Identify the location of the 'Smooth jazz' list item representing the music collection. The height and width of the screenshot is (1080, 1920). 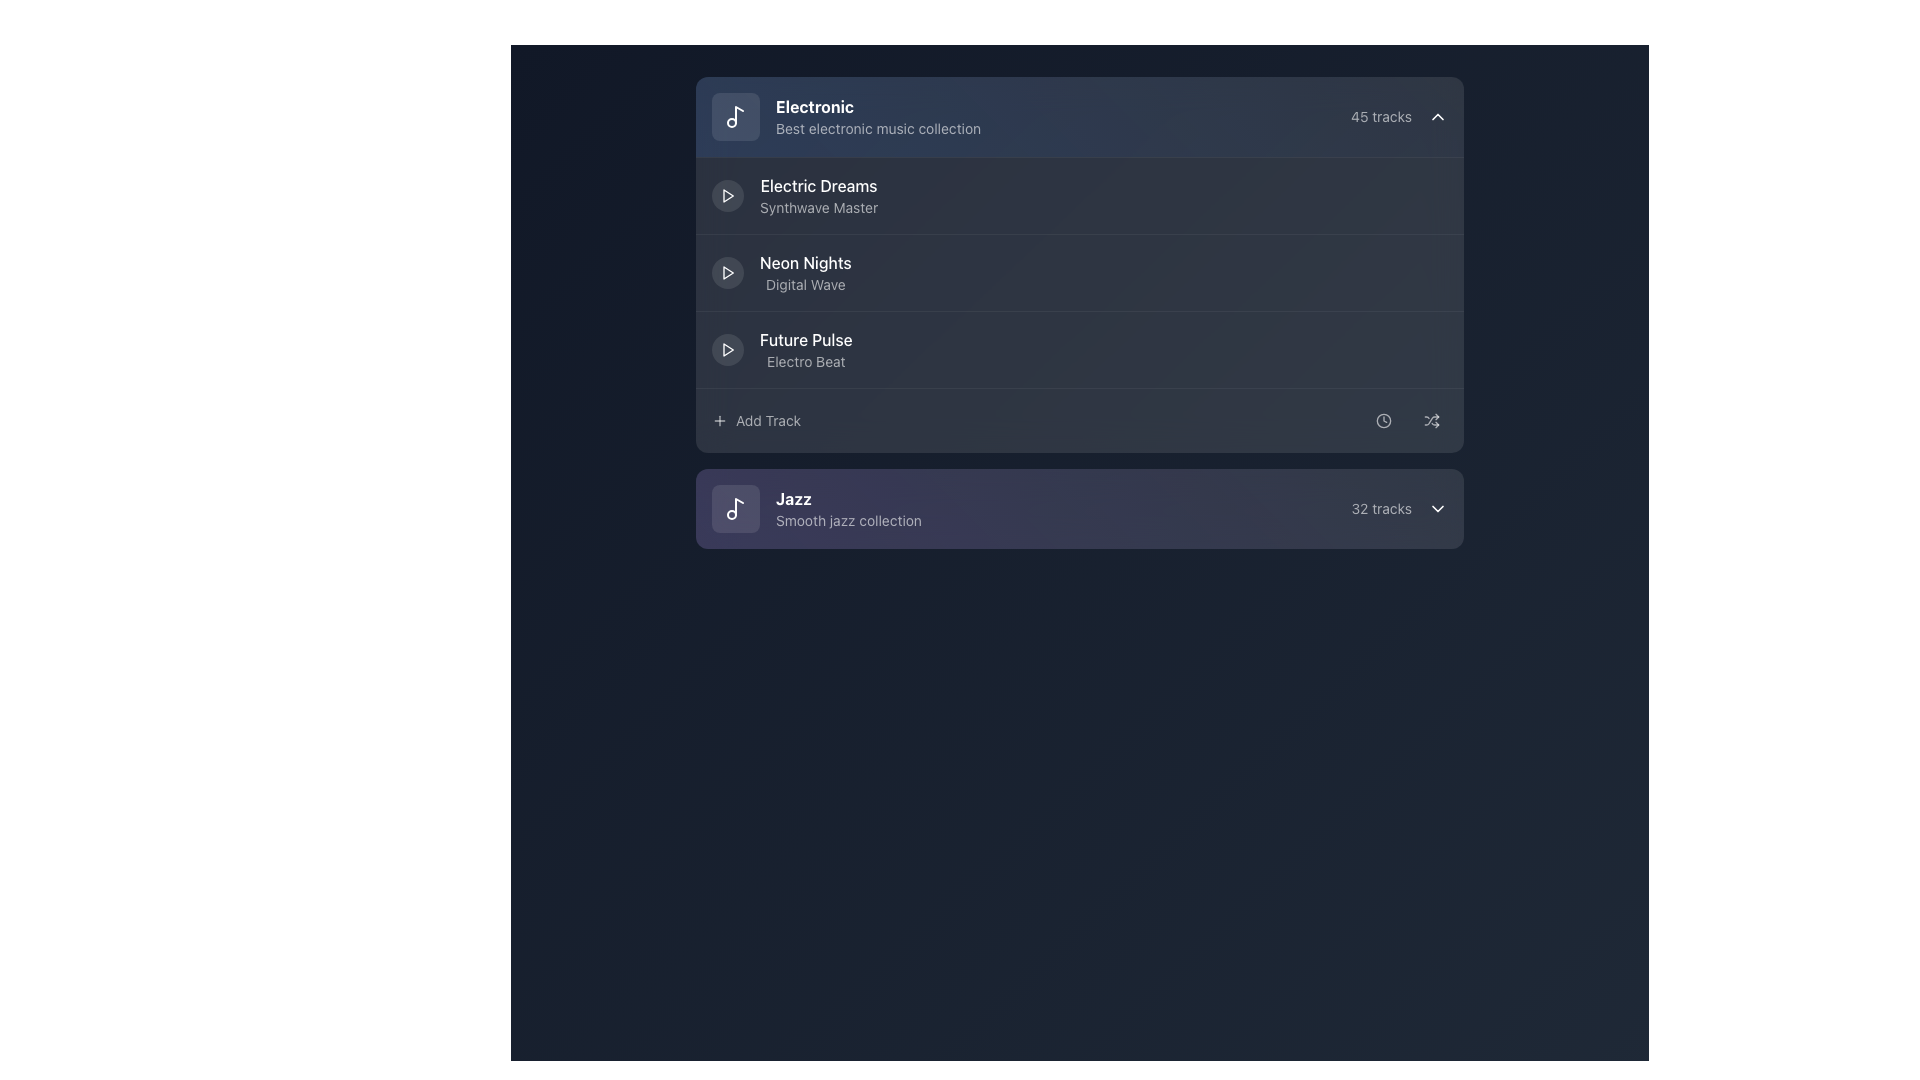
(816, 508).